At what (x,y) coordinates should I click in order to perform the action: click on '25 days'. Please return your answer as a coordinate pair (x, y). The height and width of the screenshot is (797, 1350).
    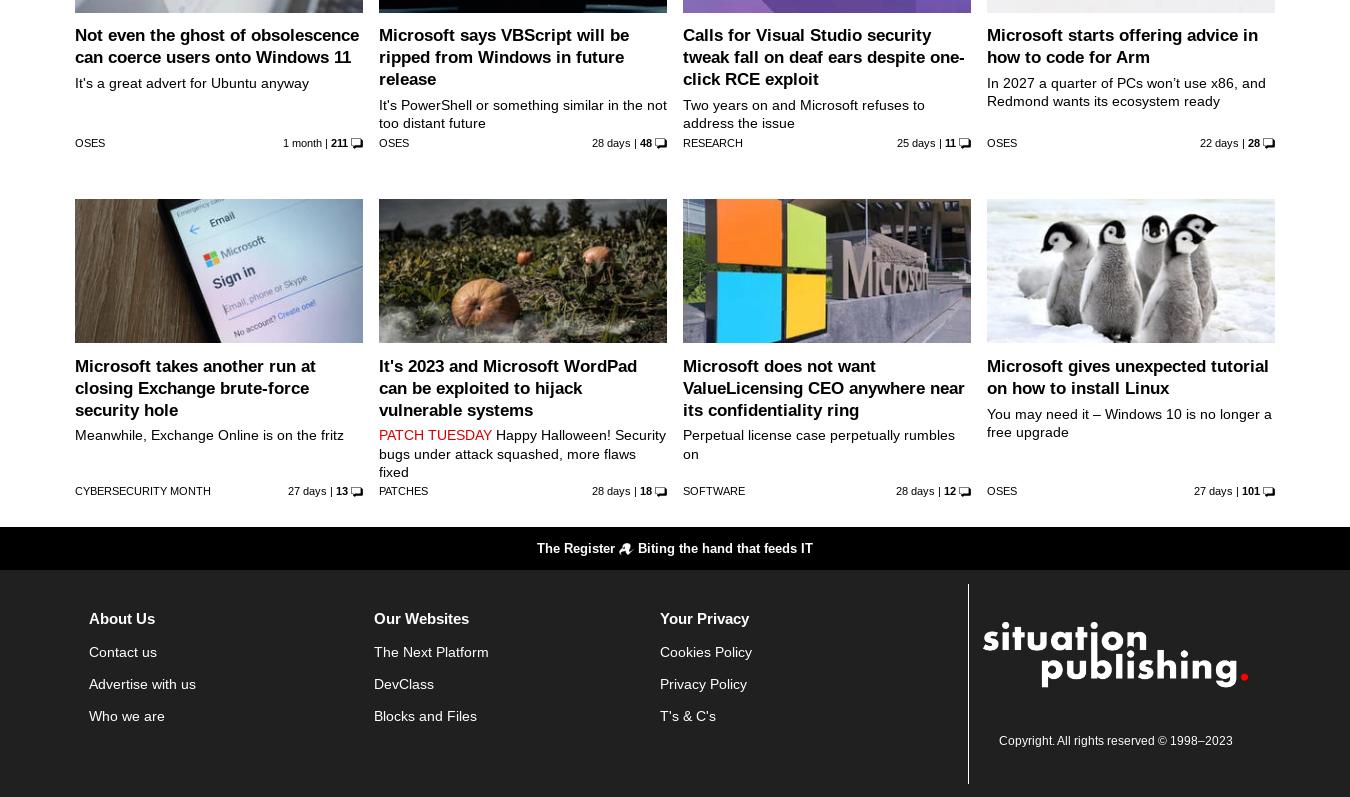
    Looking at the image, I should click on (914, 141).